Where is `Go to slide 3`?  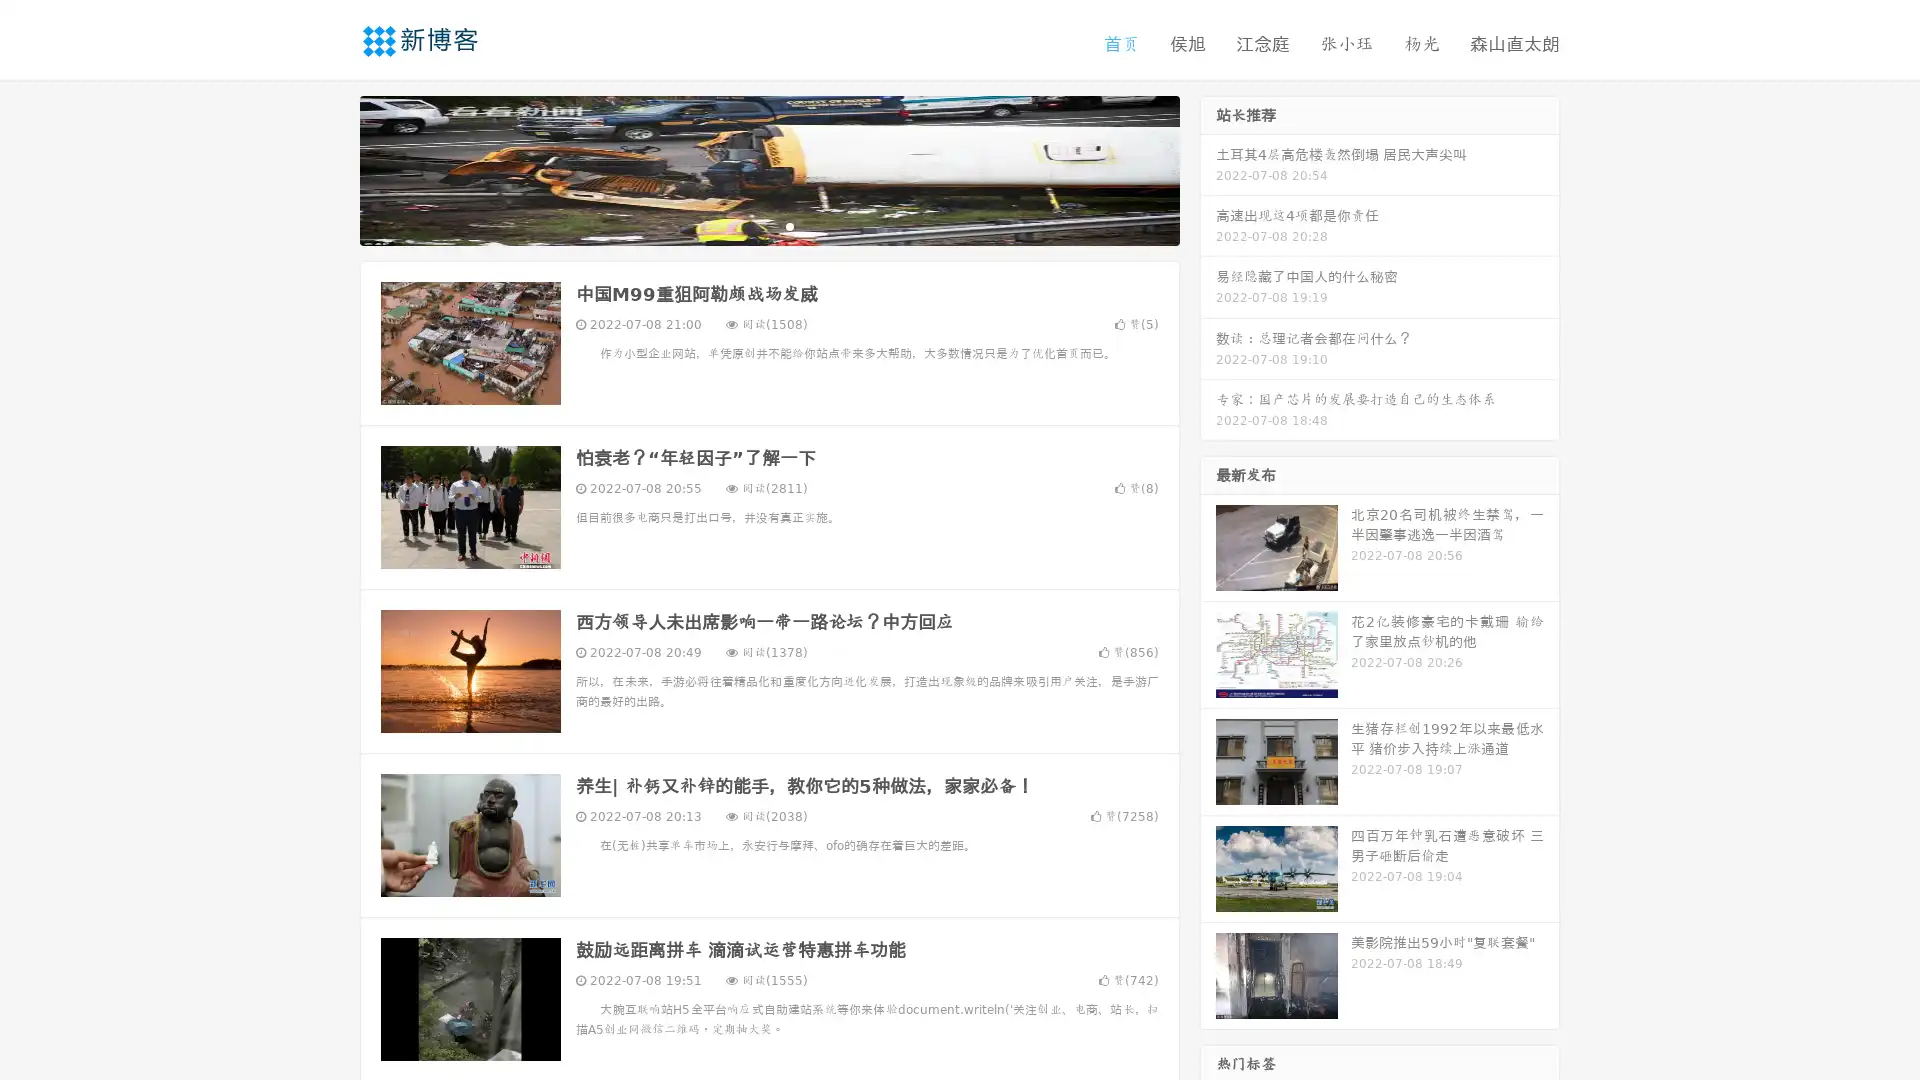 Go to slide 3 is located at coordinates (789, 225).